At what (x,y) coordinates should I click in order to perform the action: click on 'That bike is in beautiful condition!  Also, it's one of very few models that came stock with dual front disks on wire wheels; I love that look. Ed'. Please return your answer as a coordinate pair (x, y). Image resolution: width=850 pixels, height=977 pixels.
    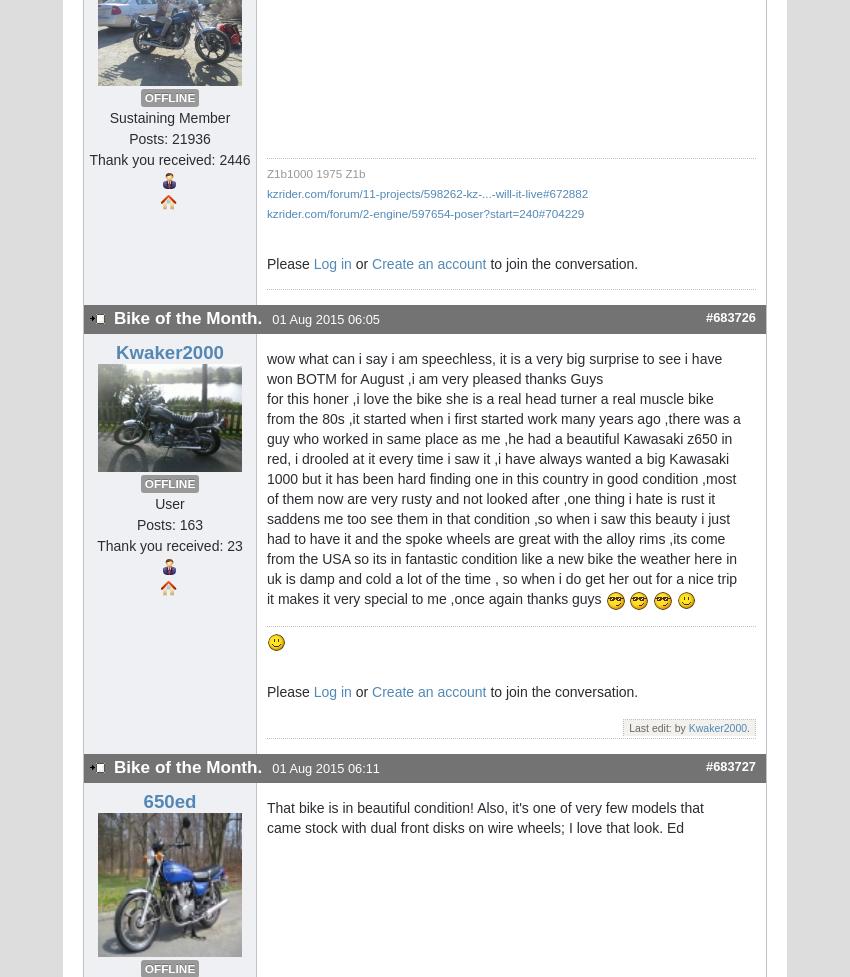
    Looking at the image, I should click on (485, 817).